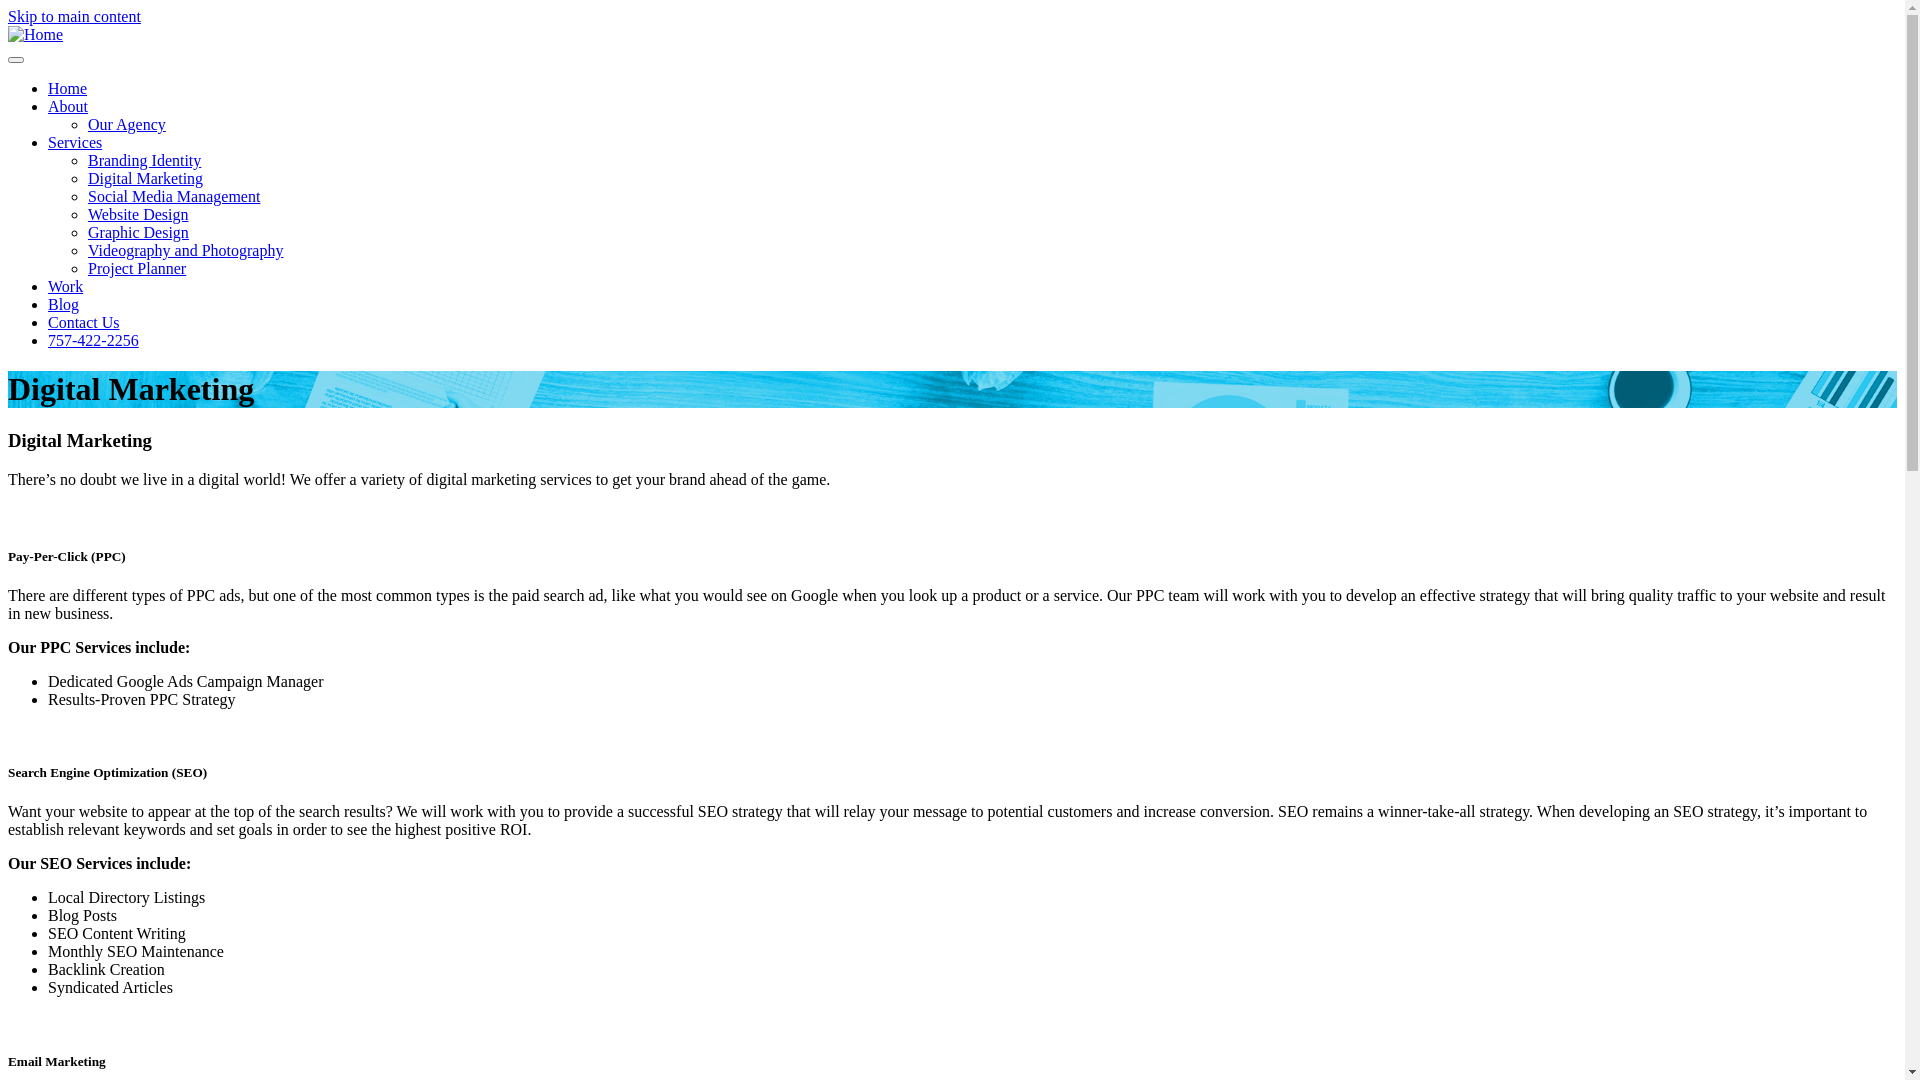 The height and width of the screenshot is (1080, 1920). I want to click on 'Project Planner', so click(136, 267).